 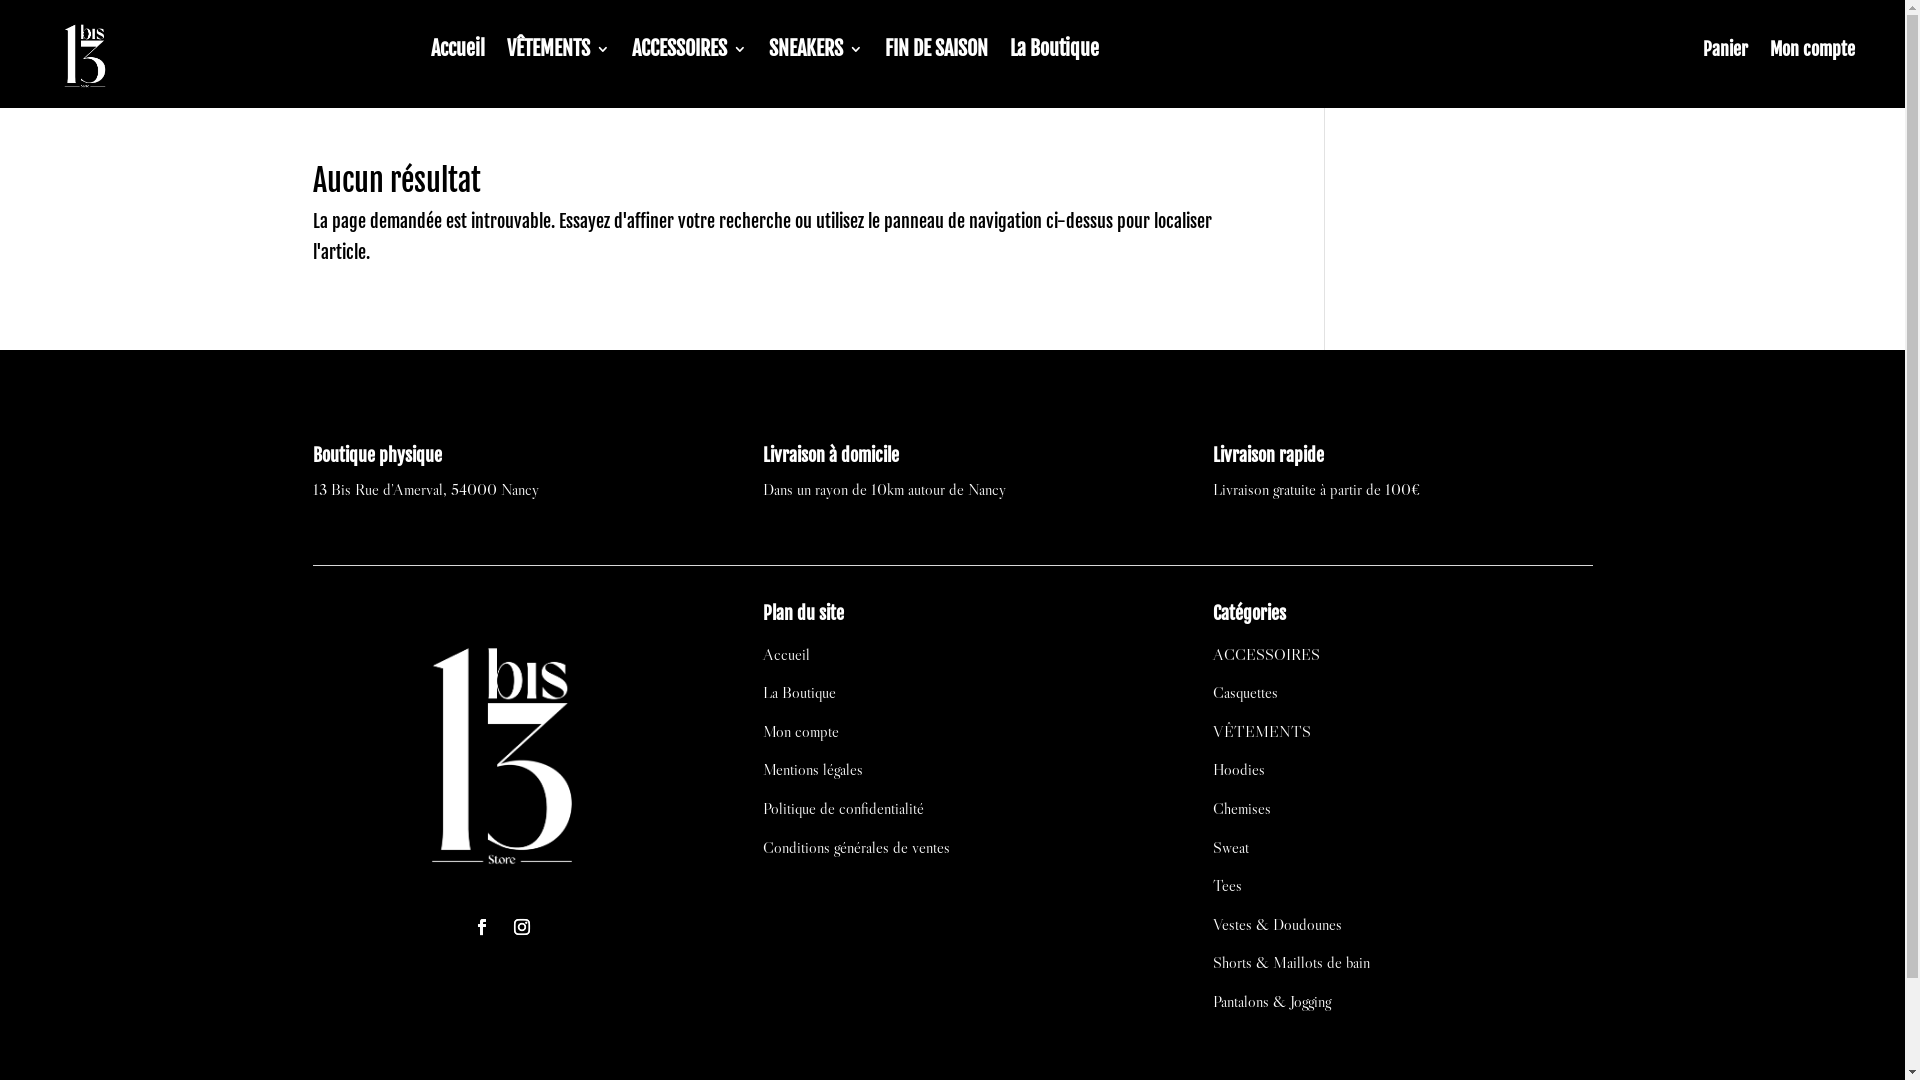 What do you see at coordinates (502, 749) in the screenshot?
I see `'13BIS-white'` at bounding box center [502, 749].